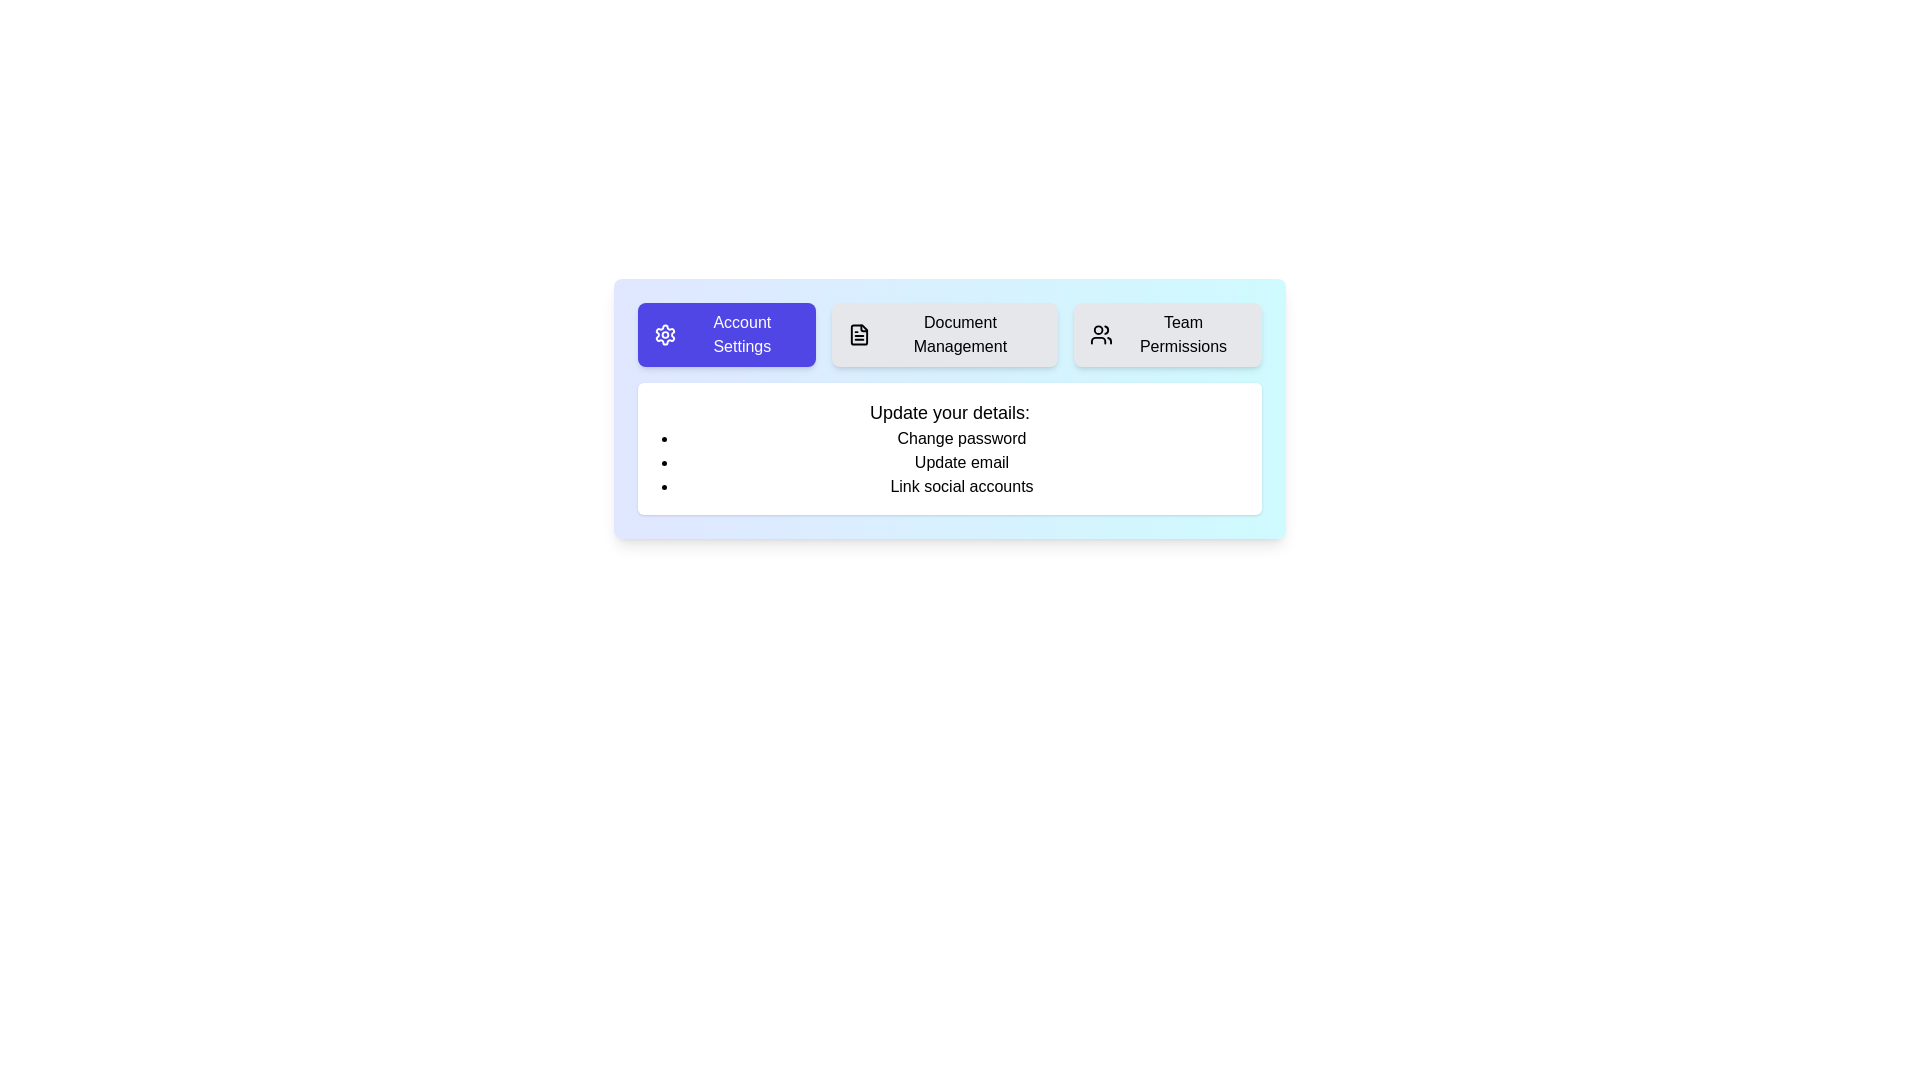 The width and height of the screenshot is (1920, 1080). I want to click on the text label indicating the option to update an email address, positioned centrally in the Account Settings panel, below the 'Change password' option and above 'Link social accounts', so click(961, 462).